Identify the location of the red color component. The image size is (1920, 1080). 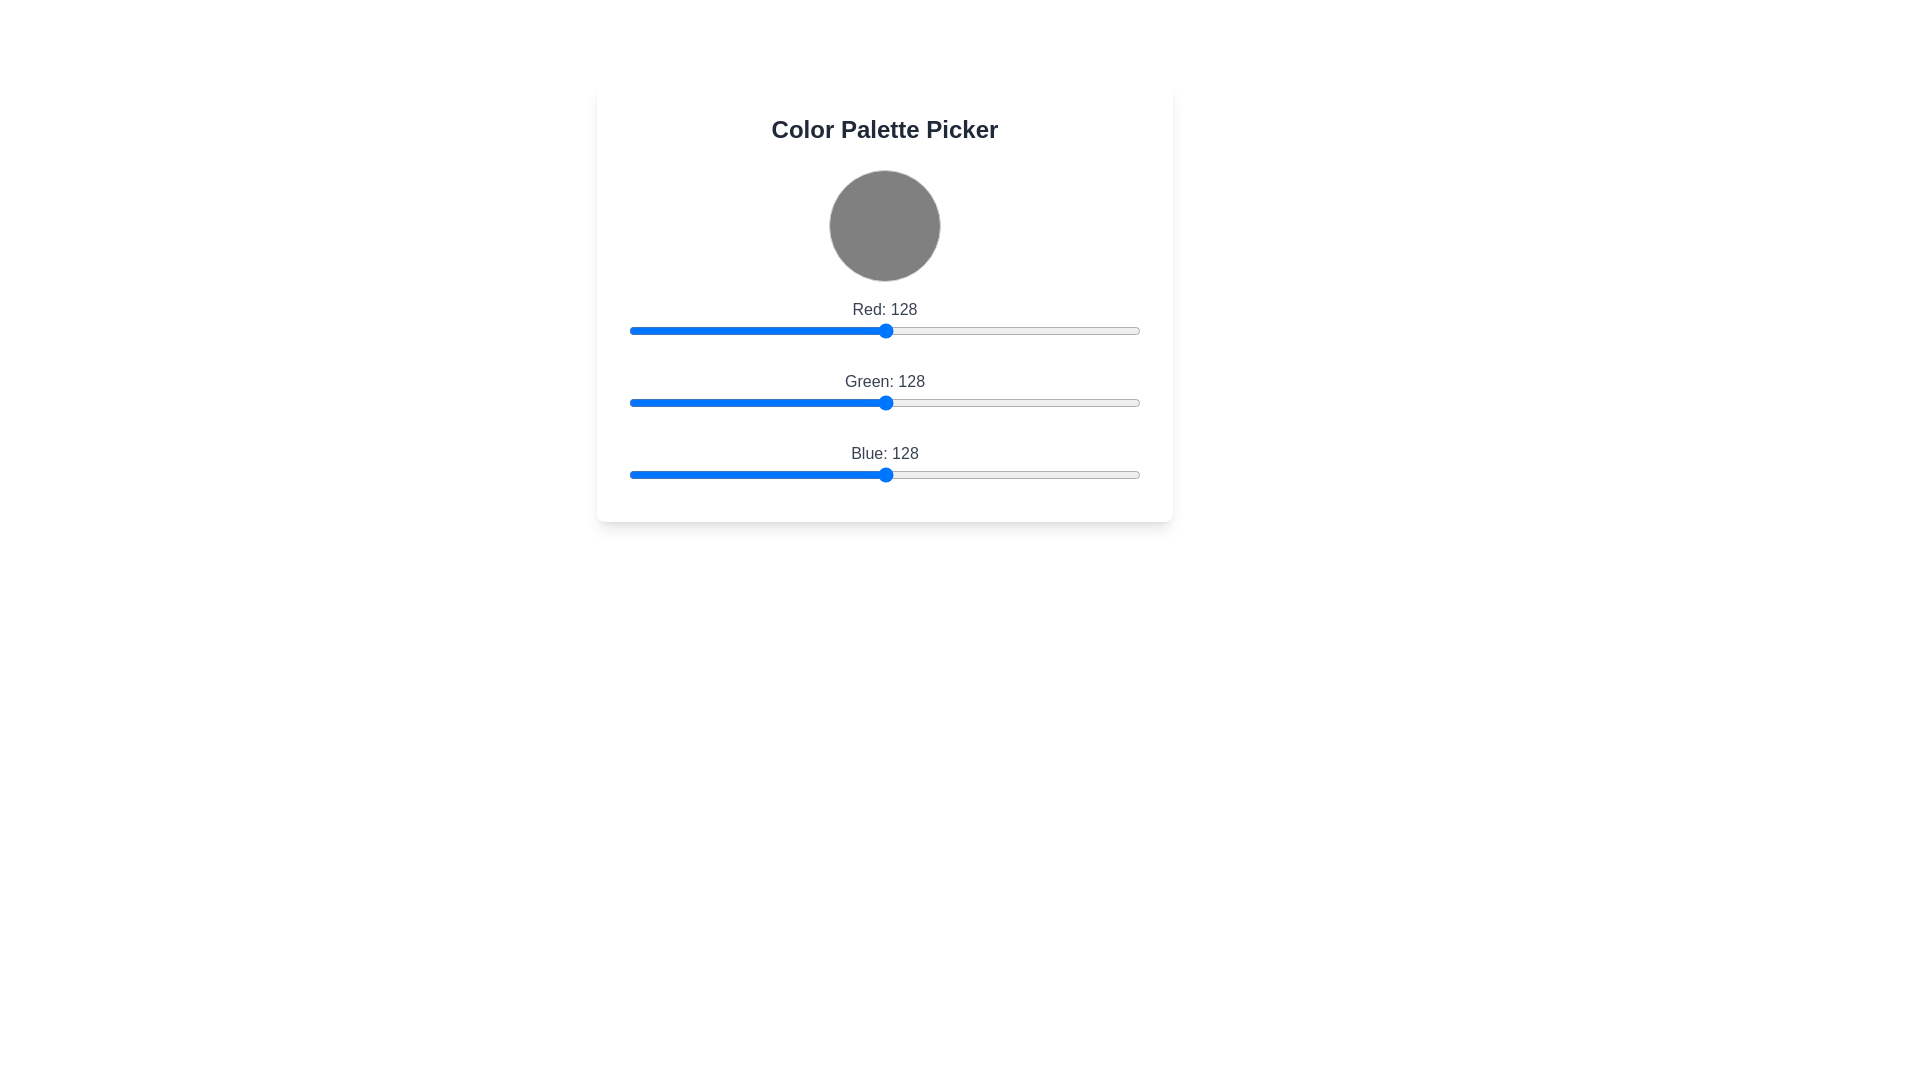
(653, 330).